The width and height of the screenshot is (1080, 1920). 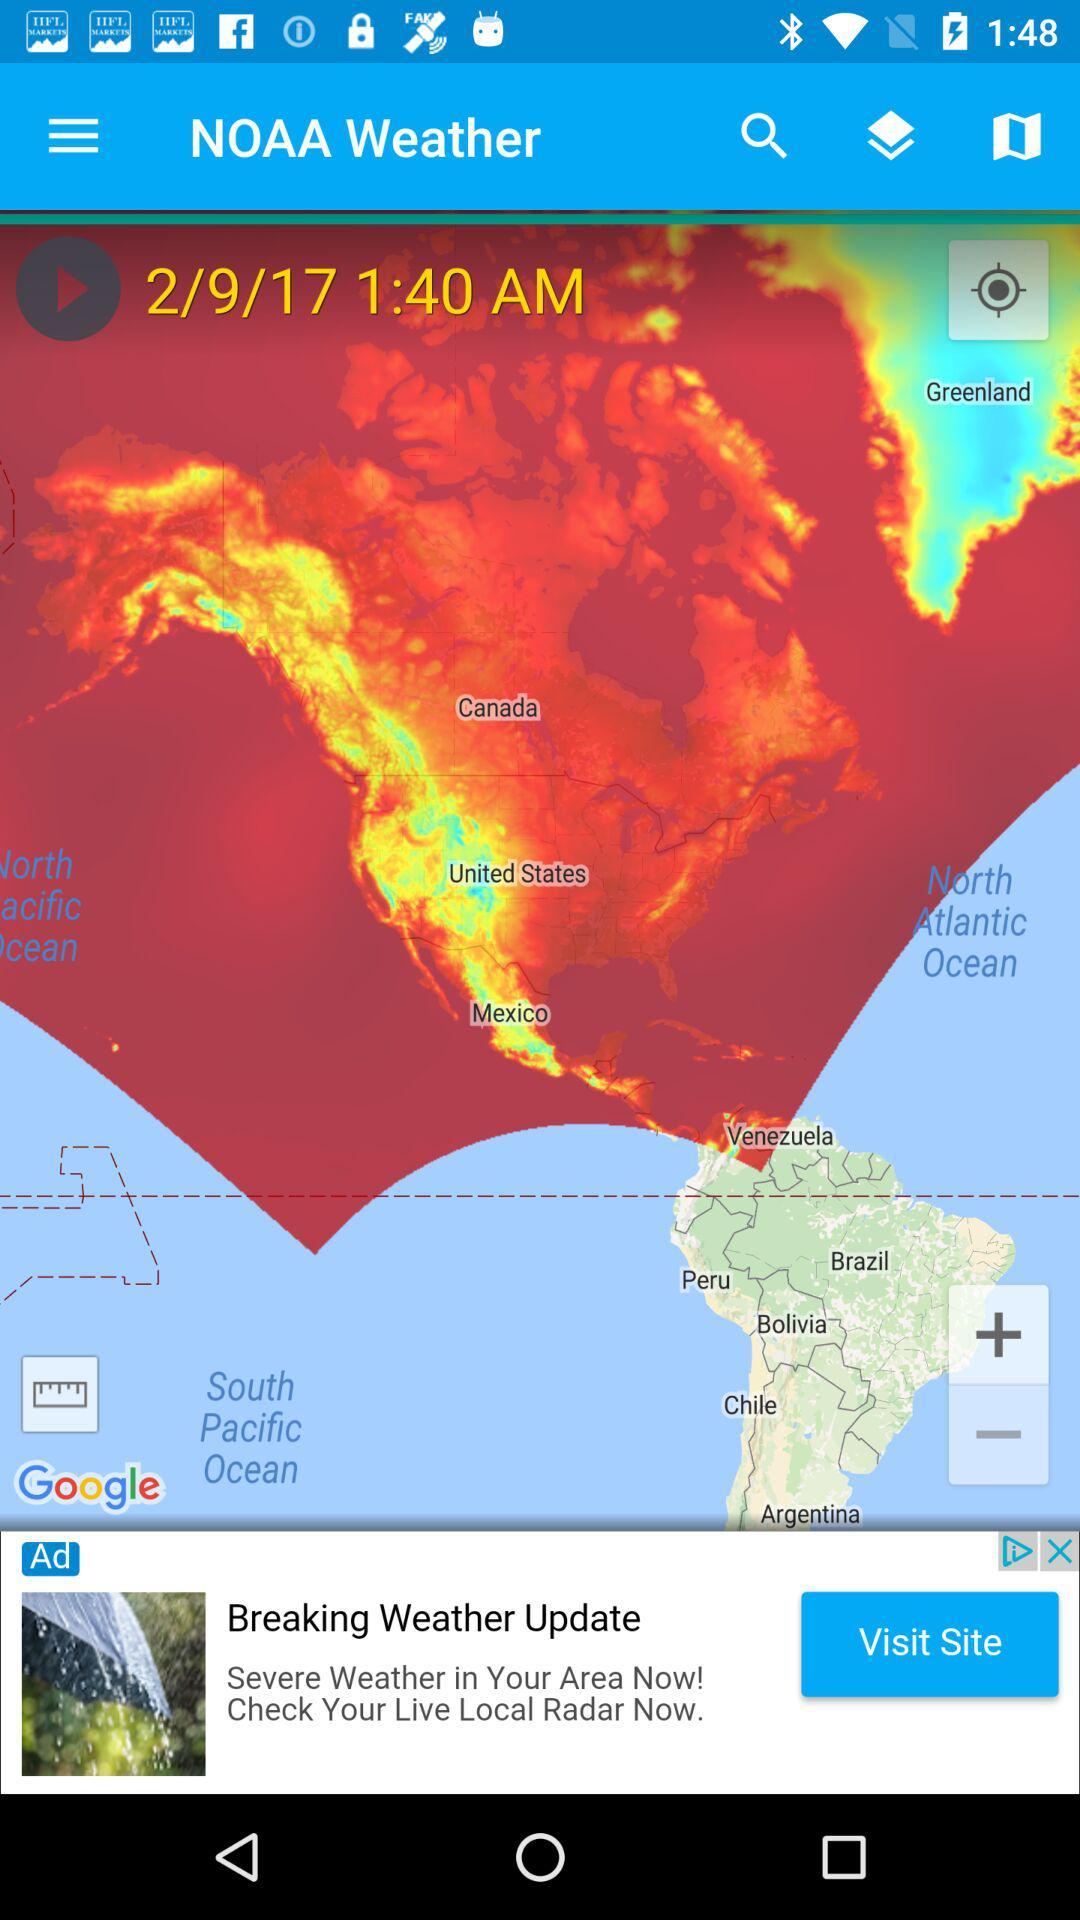 What do you see at coordinates (67, 287) in the screenshot?
I see `the map` at bounding box center [67, 287].